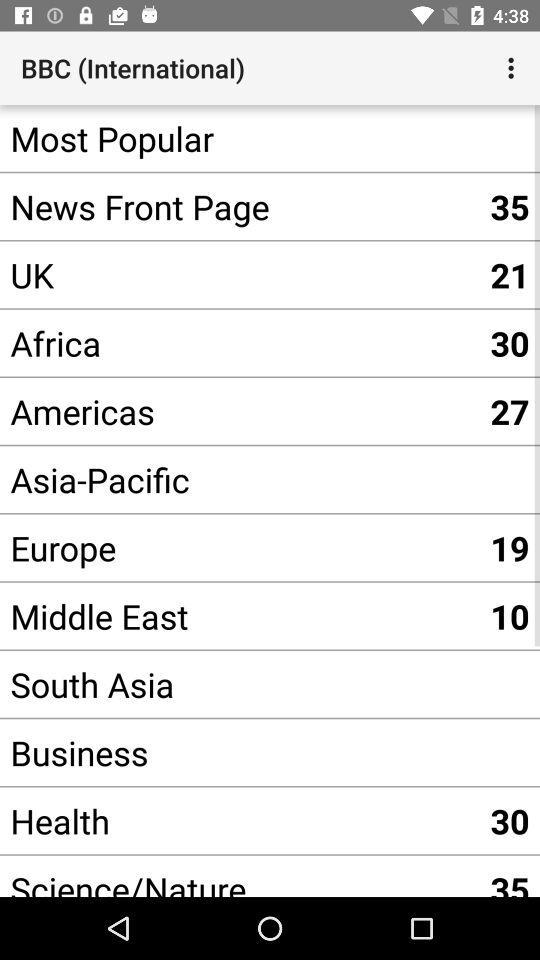 This screenshot has height=960, width=540. Describe the element at coordinates (239, 615) in the screenshot. I see `the middle east app` at that location.